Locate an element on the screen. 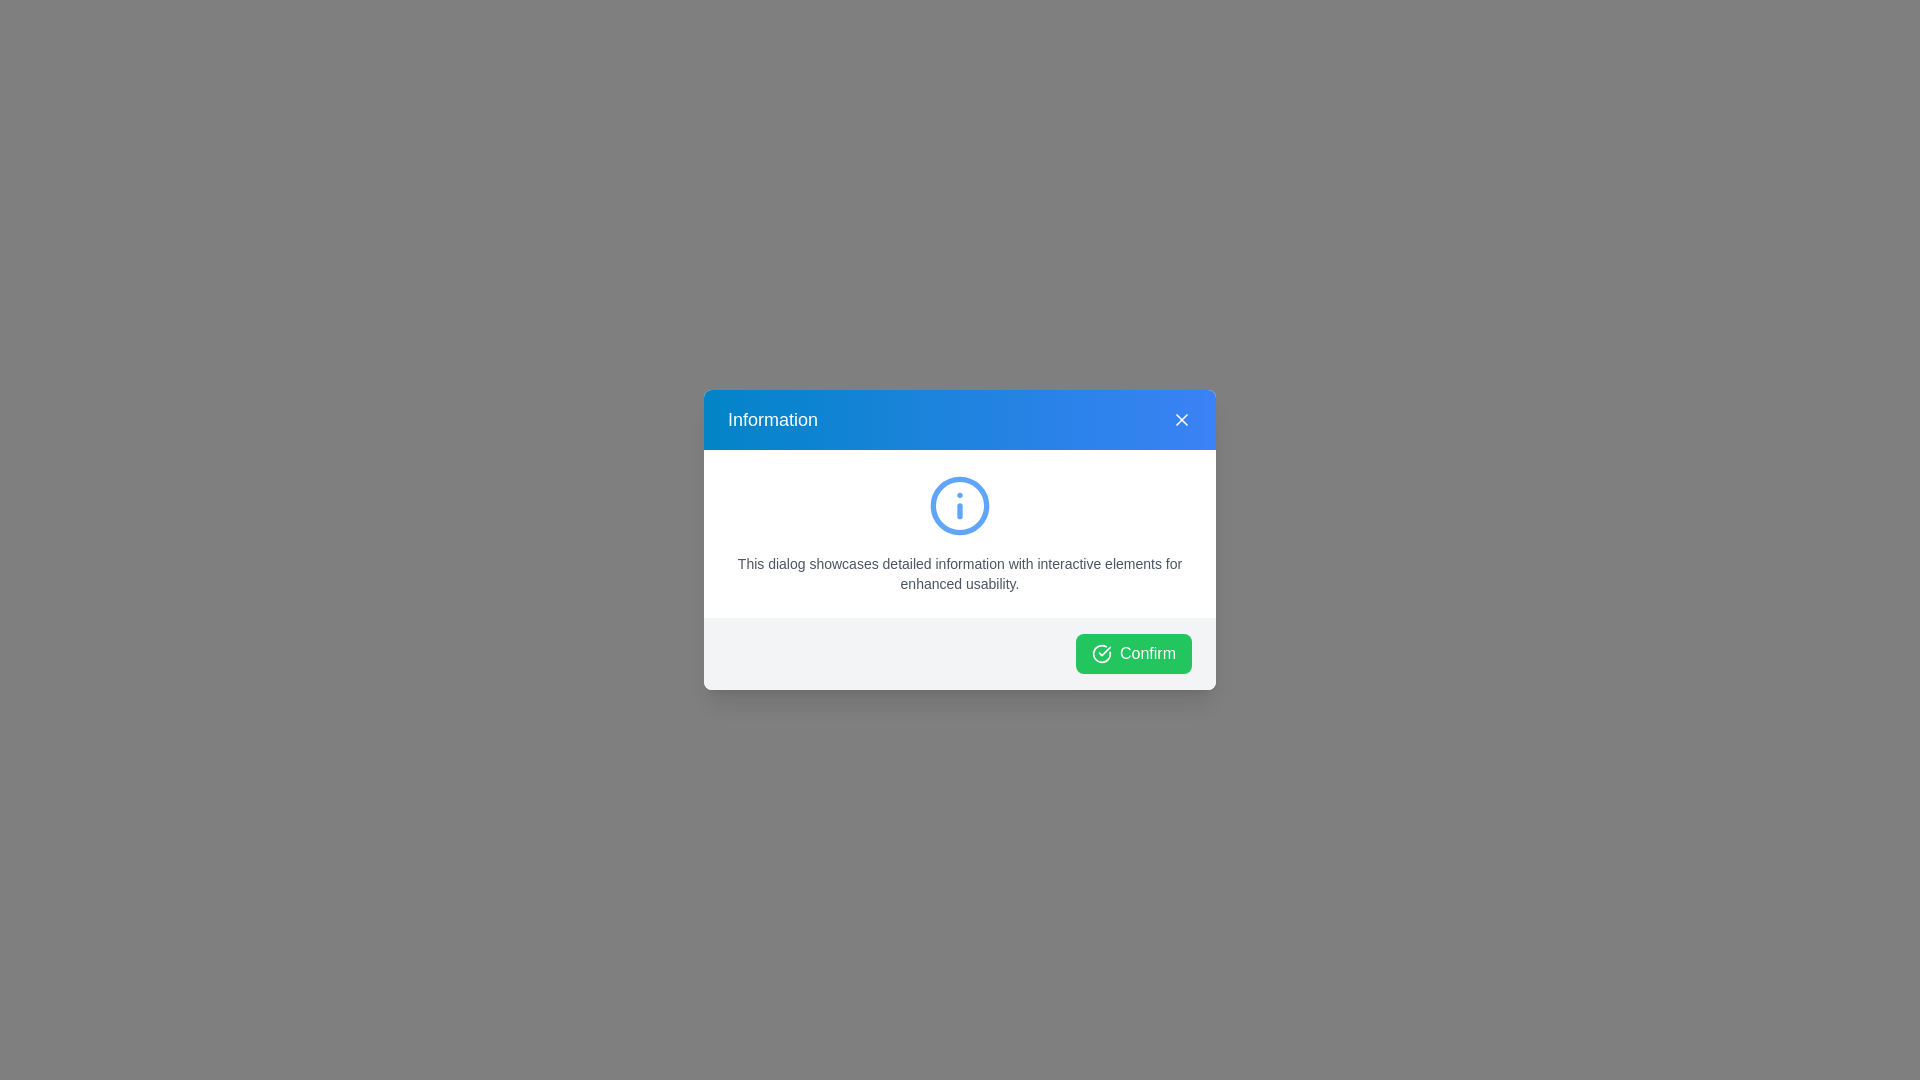 The image size is (1920, 1080). the 'Information' text label element, which is styled with a large white font on a gradient blue background and located in the header section of the modal dialog is located at coordinates (771, 419).